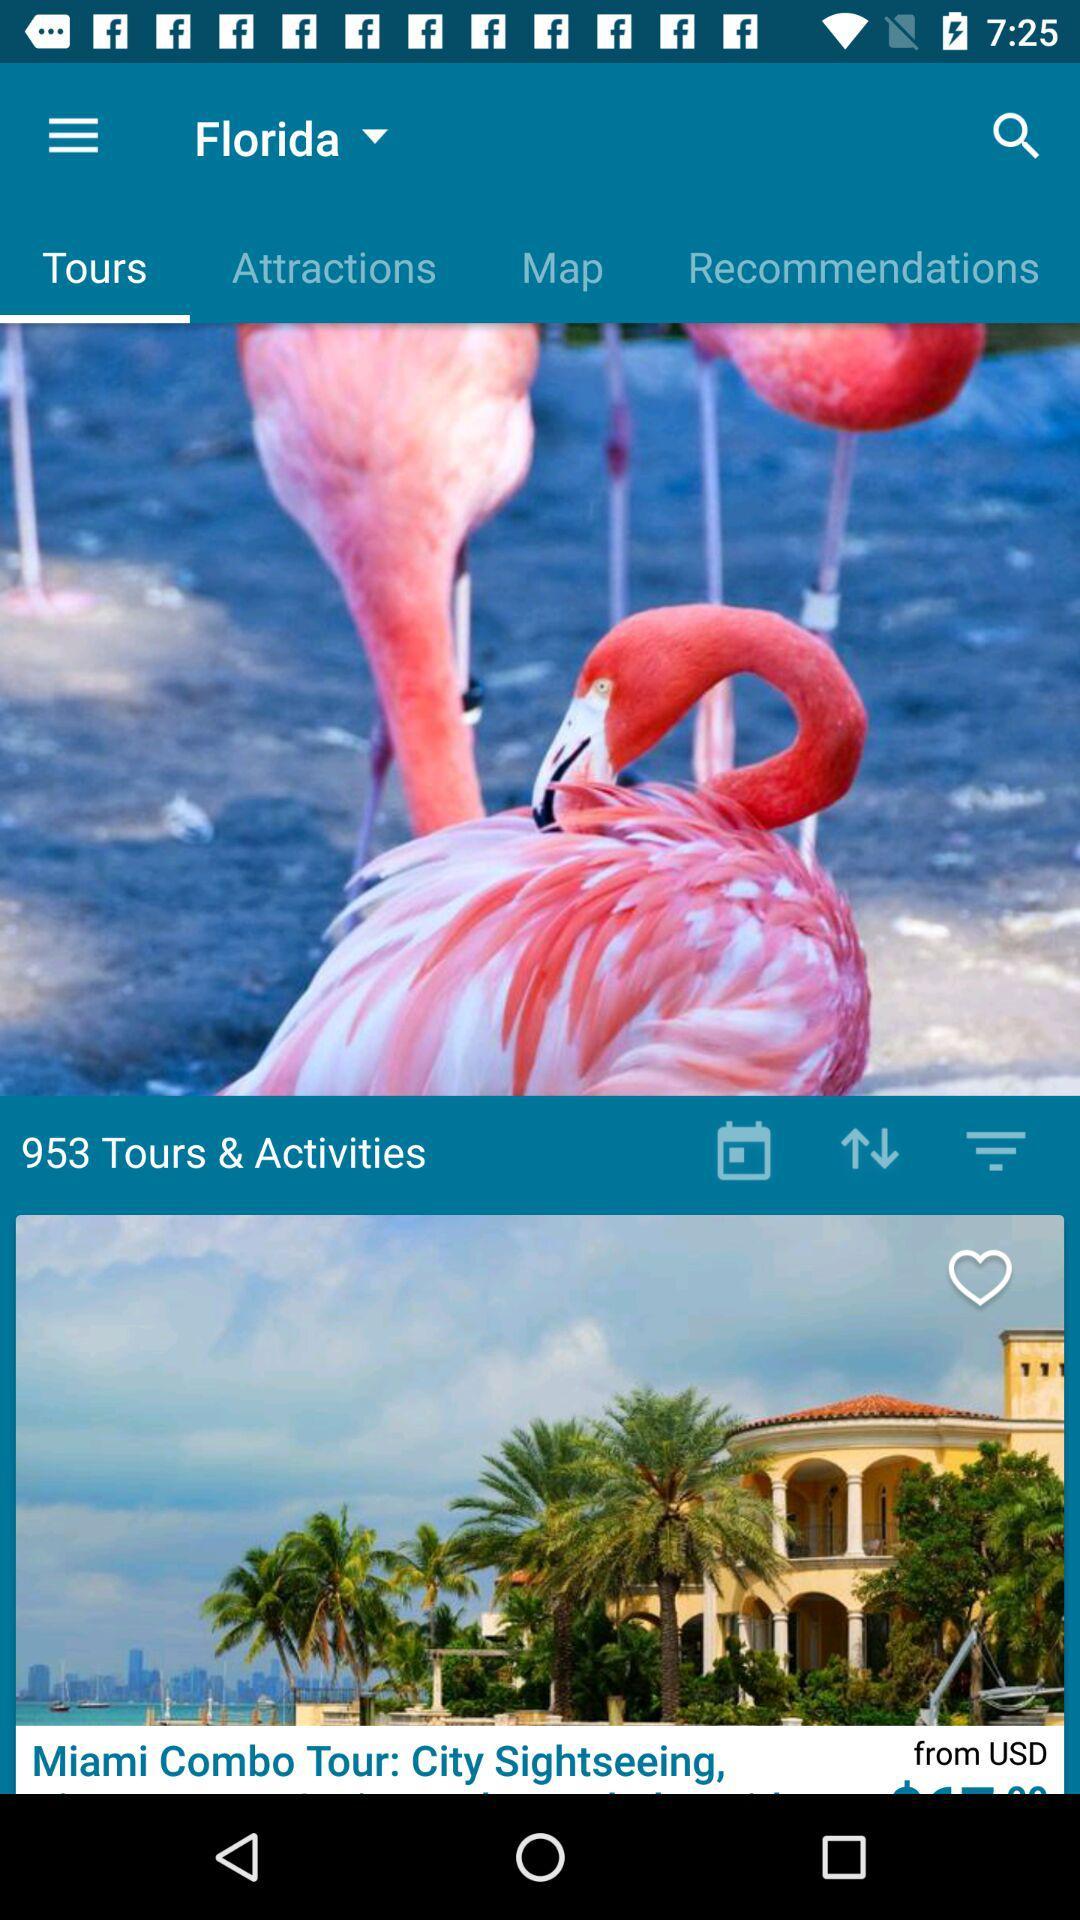  What do you see at coordinates (1001, 1276) in the screenshot?
I see `to favorites` at bounding box center [1001, 1276].